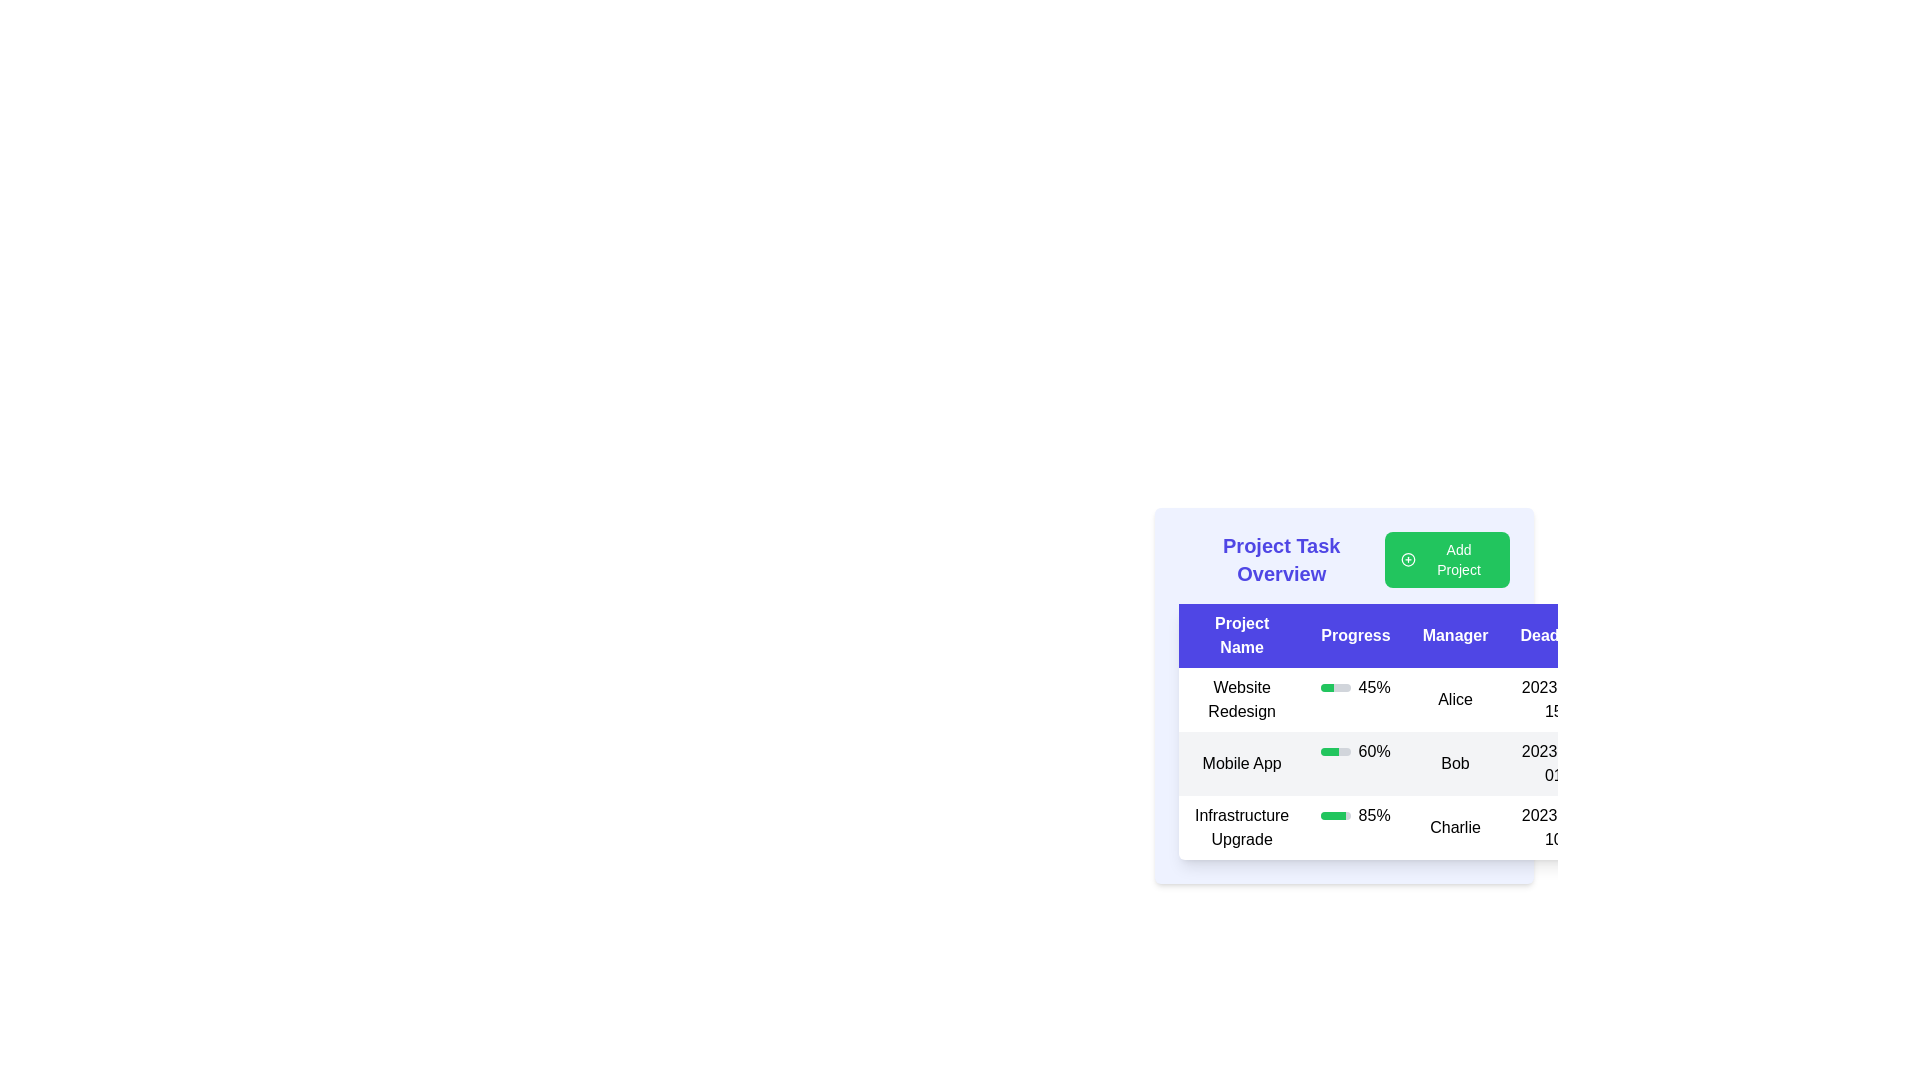  What do you see at coordinates (1241, 698) in the screenshot?
I see `on the 'Website Redesign' text label located in the first column under the 'Project name' header` at bounding box center [1241, 698].